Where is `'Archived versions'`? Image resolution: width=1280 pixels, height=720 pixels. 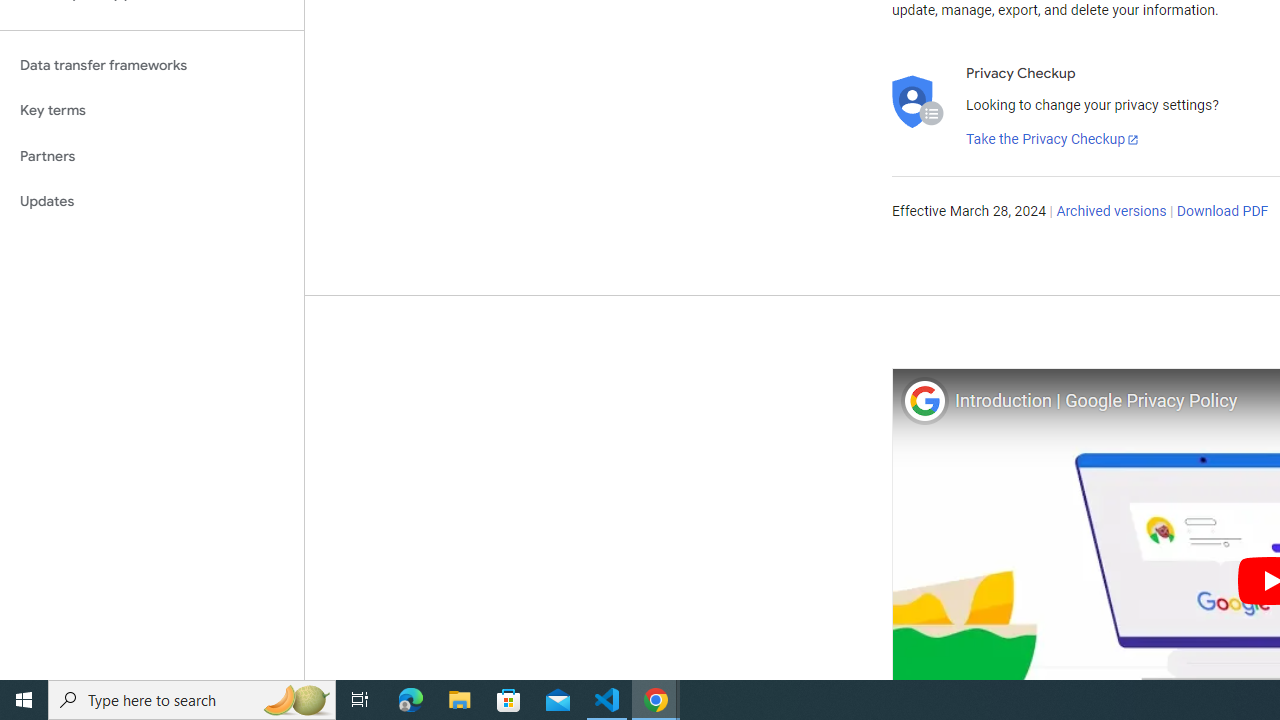
'Archived versions' is located at coordinates (1110, 212).